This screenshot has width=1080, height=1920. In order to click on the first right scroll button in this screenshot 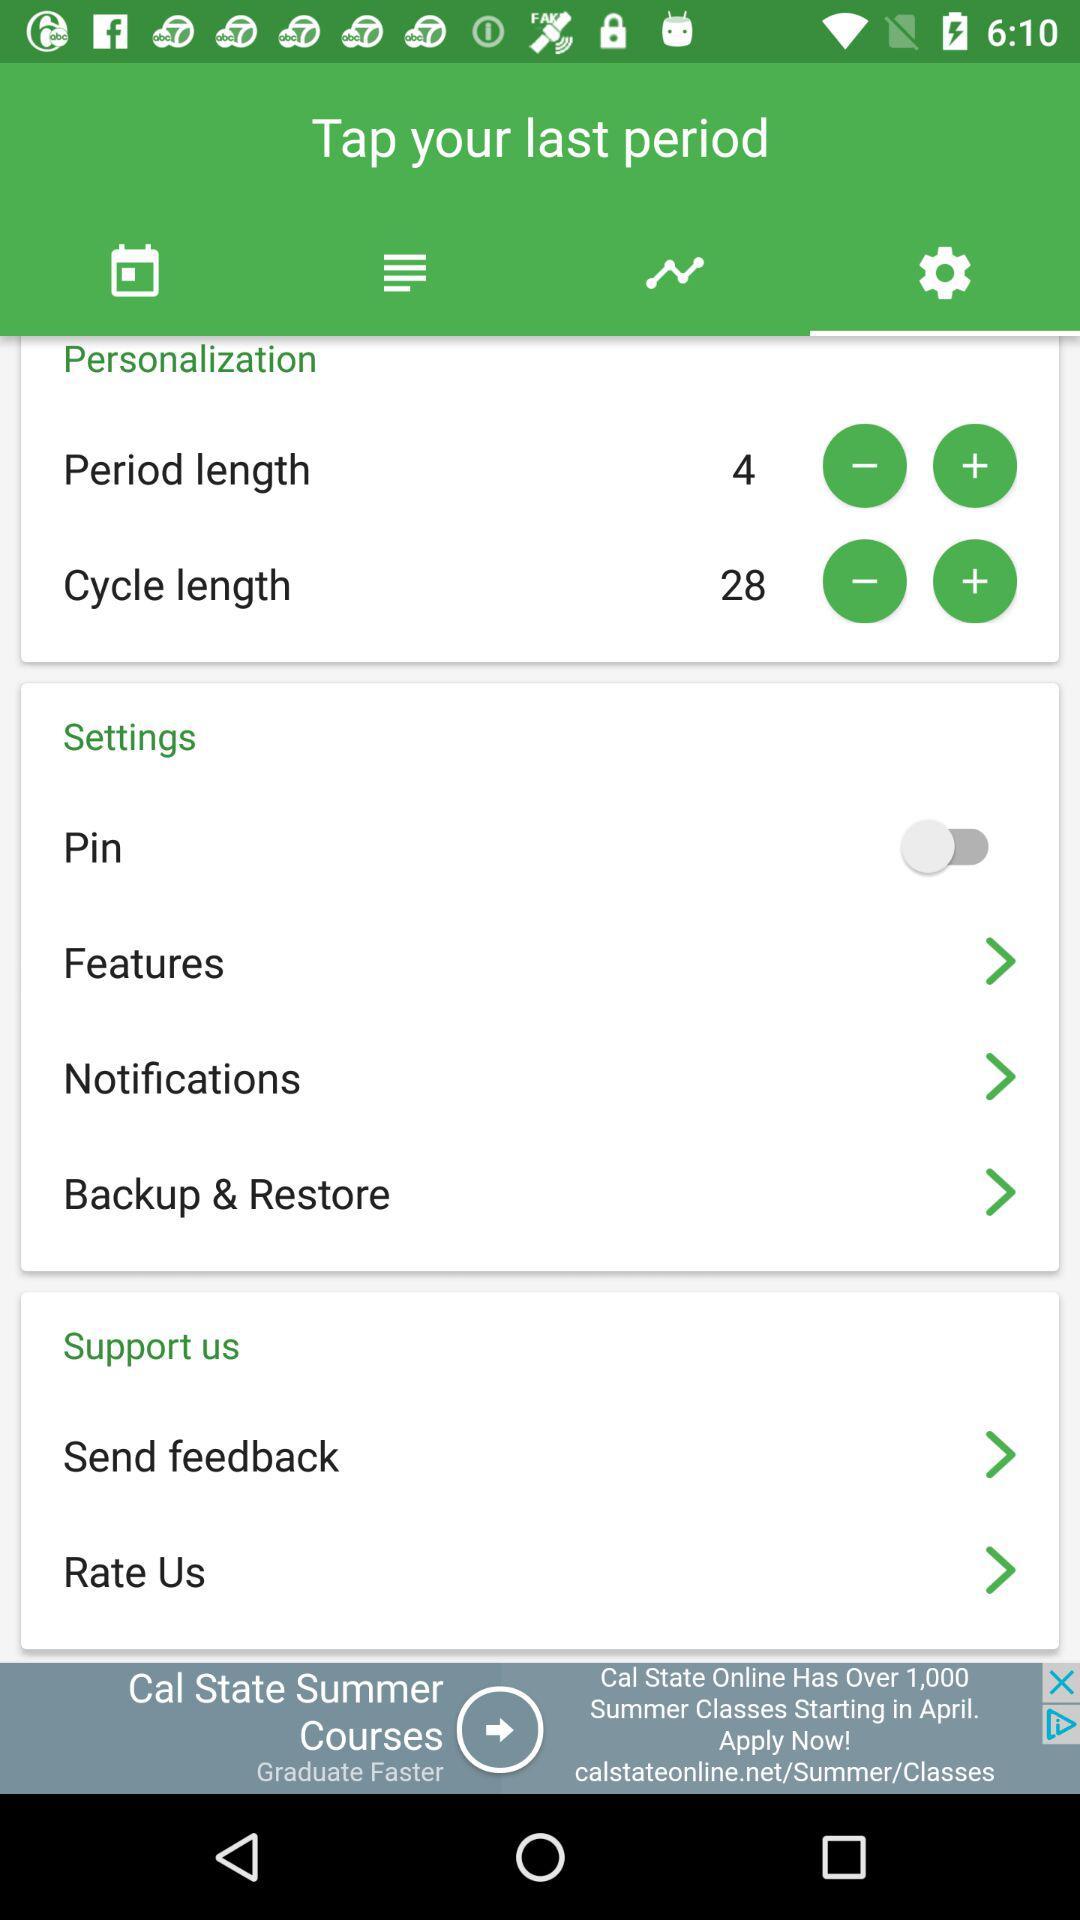, I will do `click(1001, 961)`.